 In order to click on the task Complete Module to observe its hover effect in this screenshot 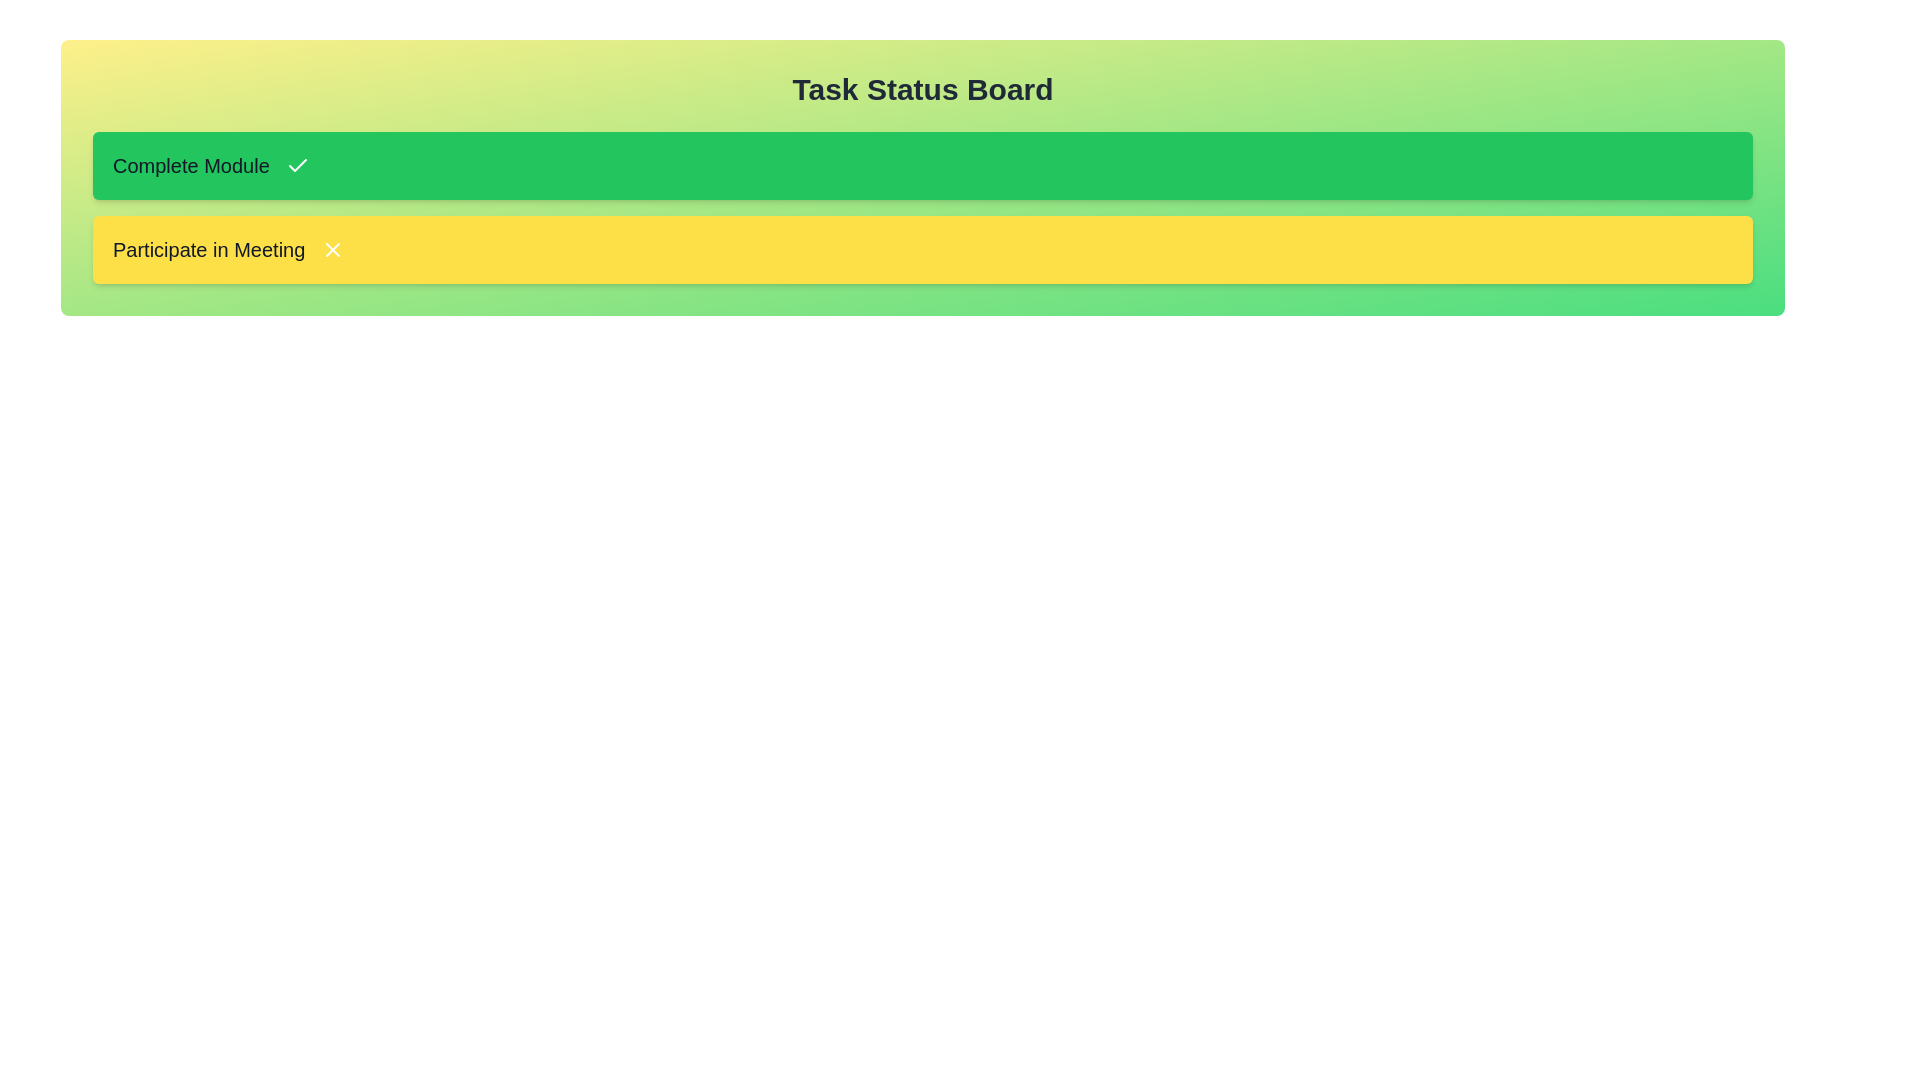, I will do `click(921, 164)`.